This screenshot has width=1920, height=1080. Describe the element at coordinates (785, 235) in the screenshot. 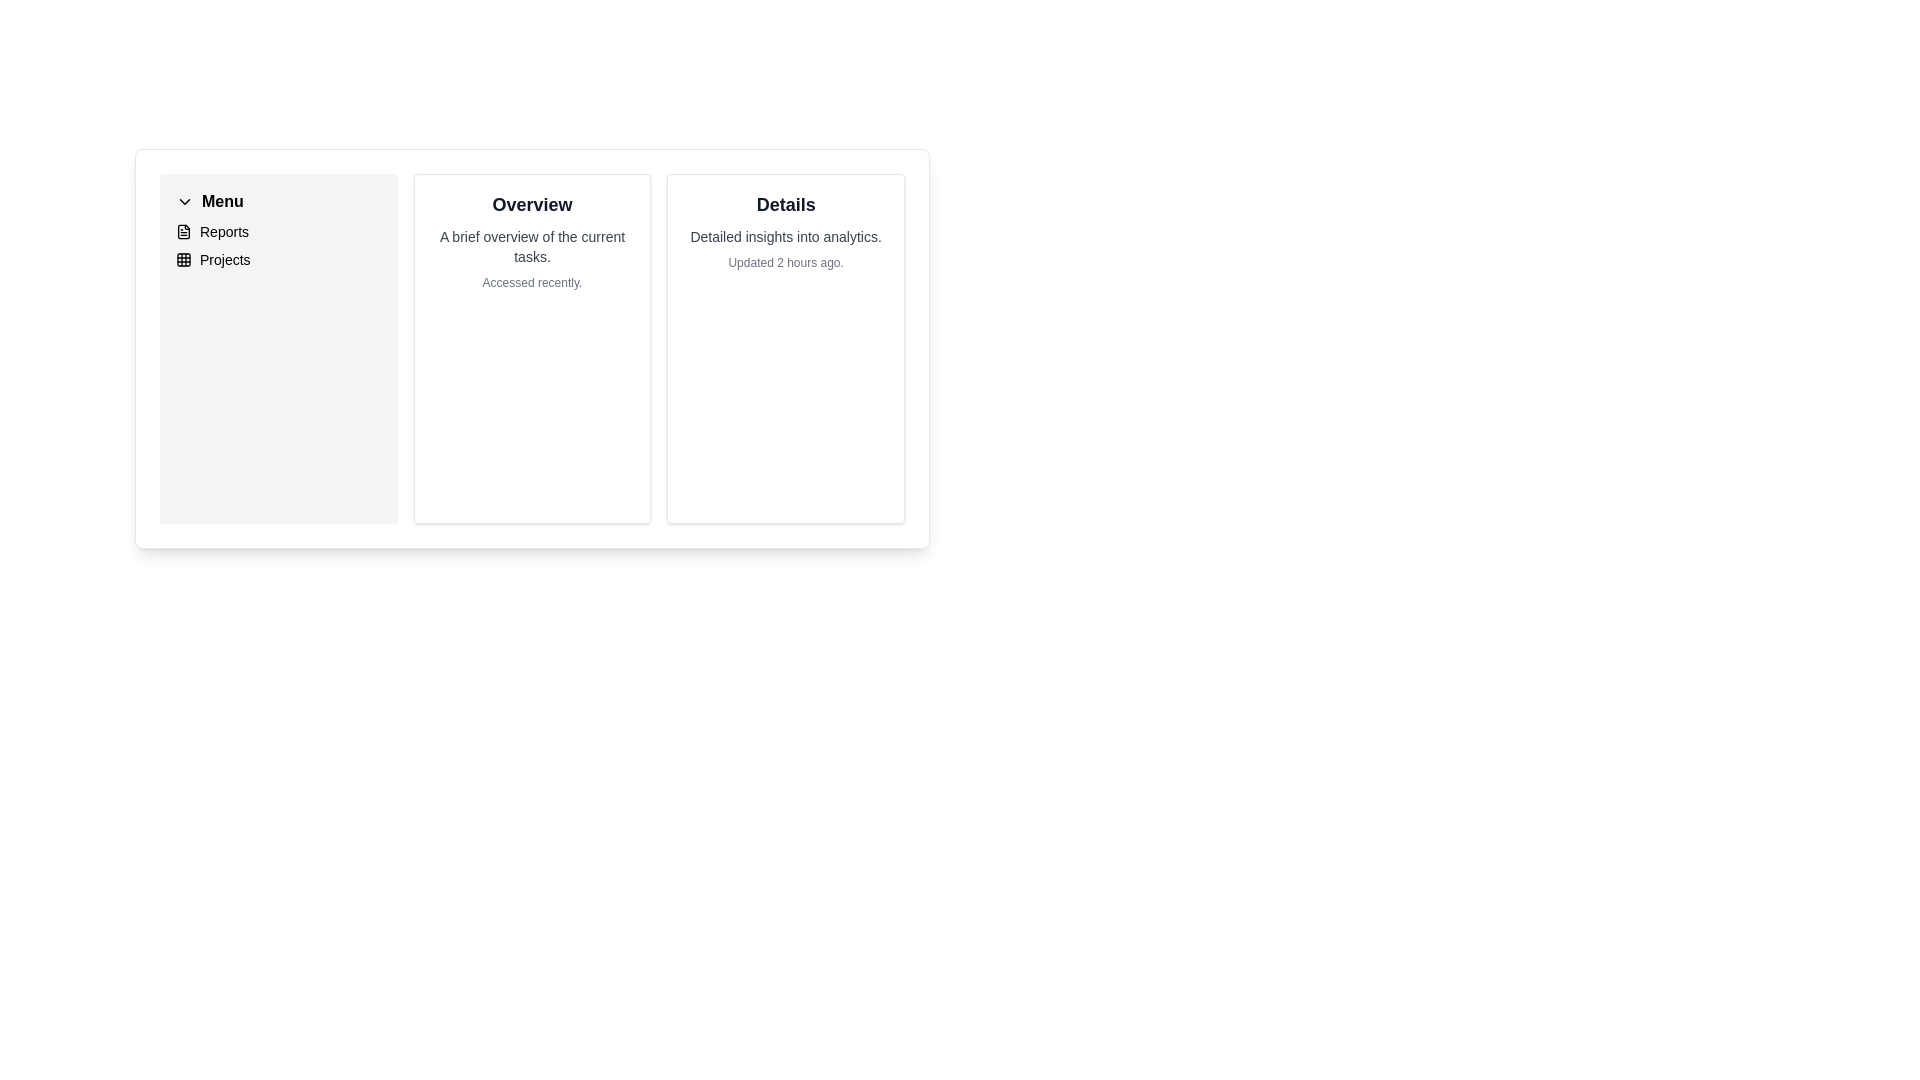

I see `the static text element that displays 'Detailed insights into analytics.' which is positioned below the 'Details' title text and above the timestamp text` at that location.